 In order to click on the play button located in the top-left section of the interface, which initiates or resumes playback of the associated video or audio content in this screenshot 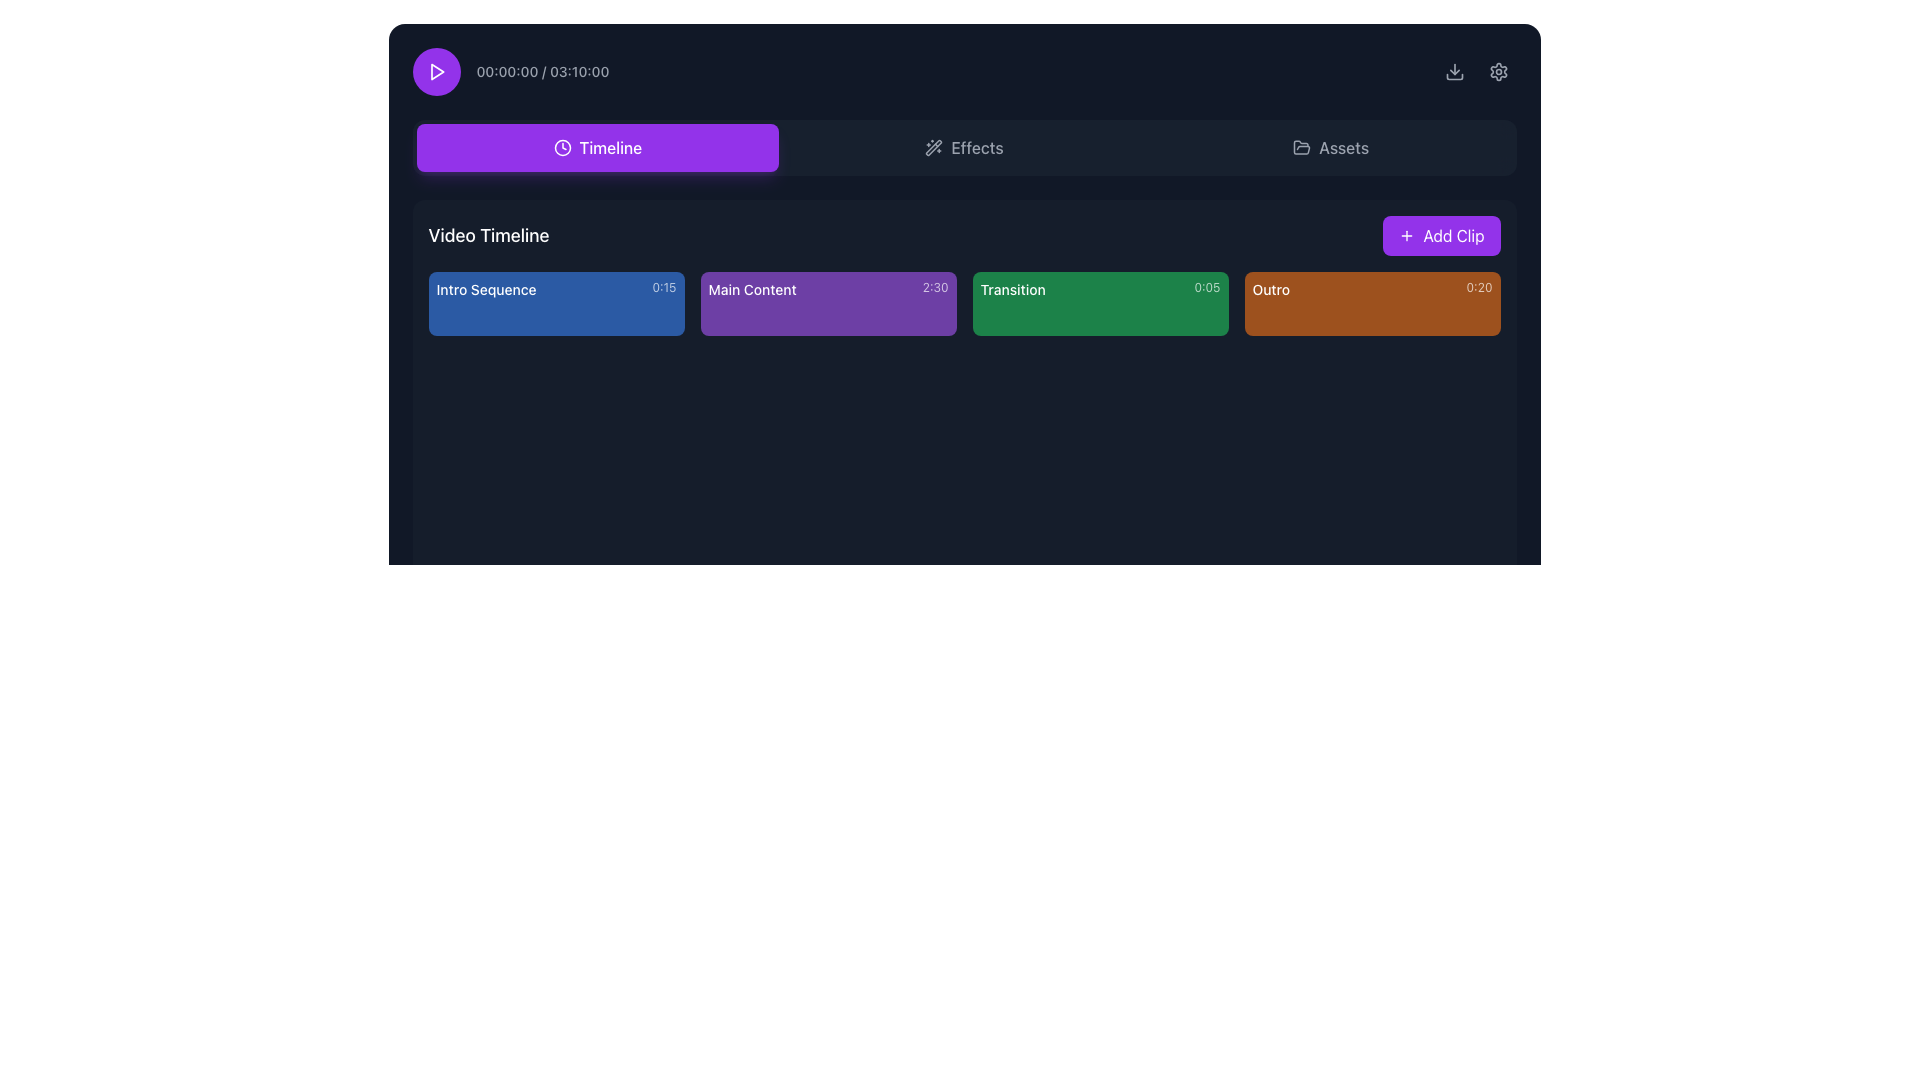, I will do `click(435, 71)`.